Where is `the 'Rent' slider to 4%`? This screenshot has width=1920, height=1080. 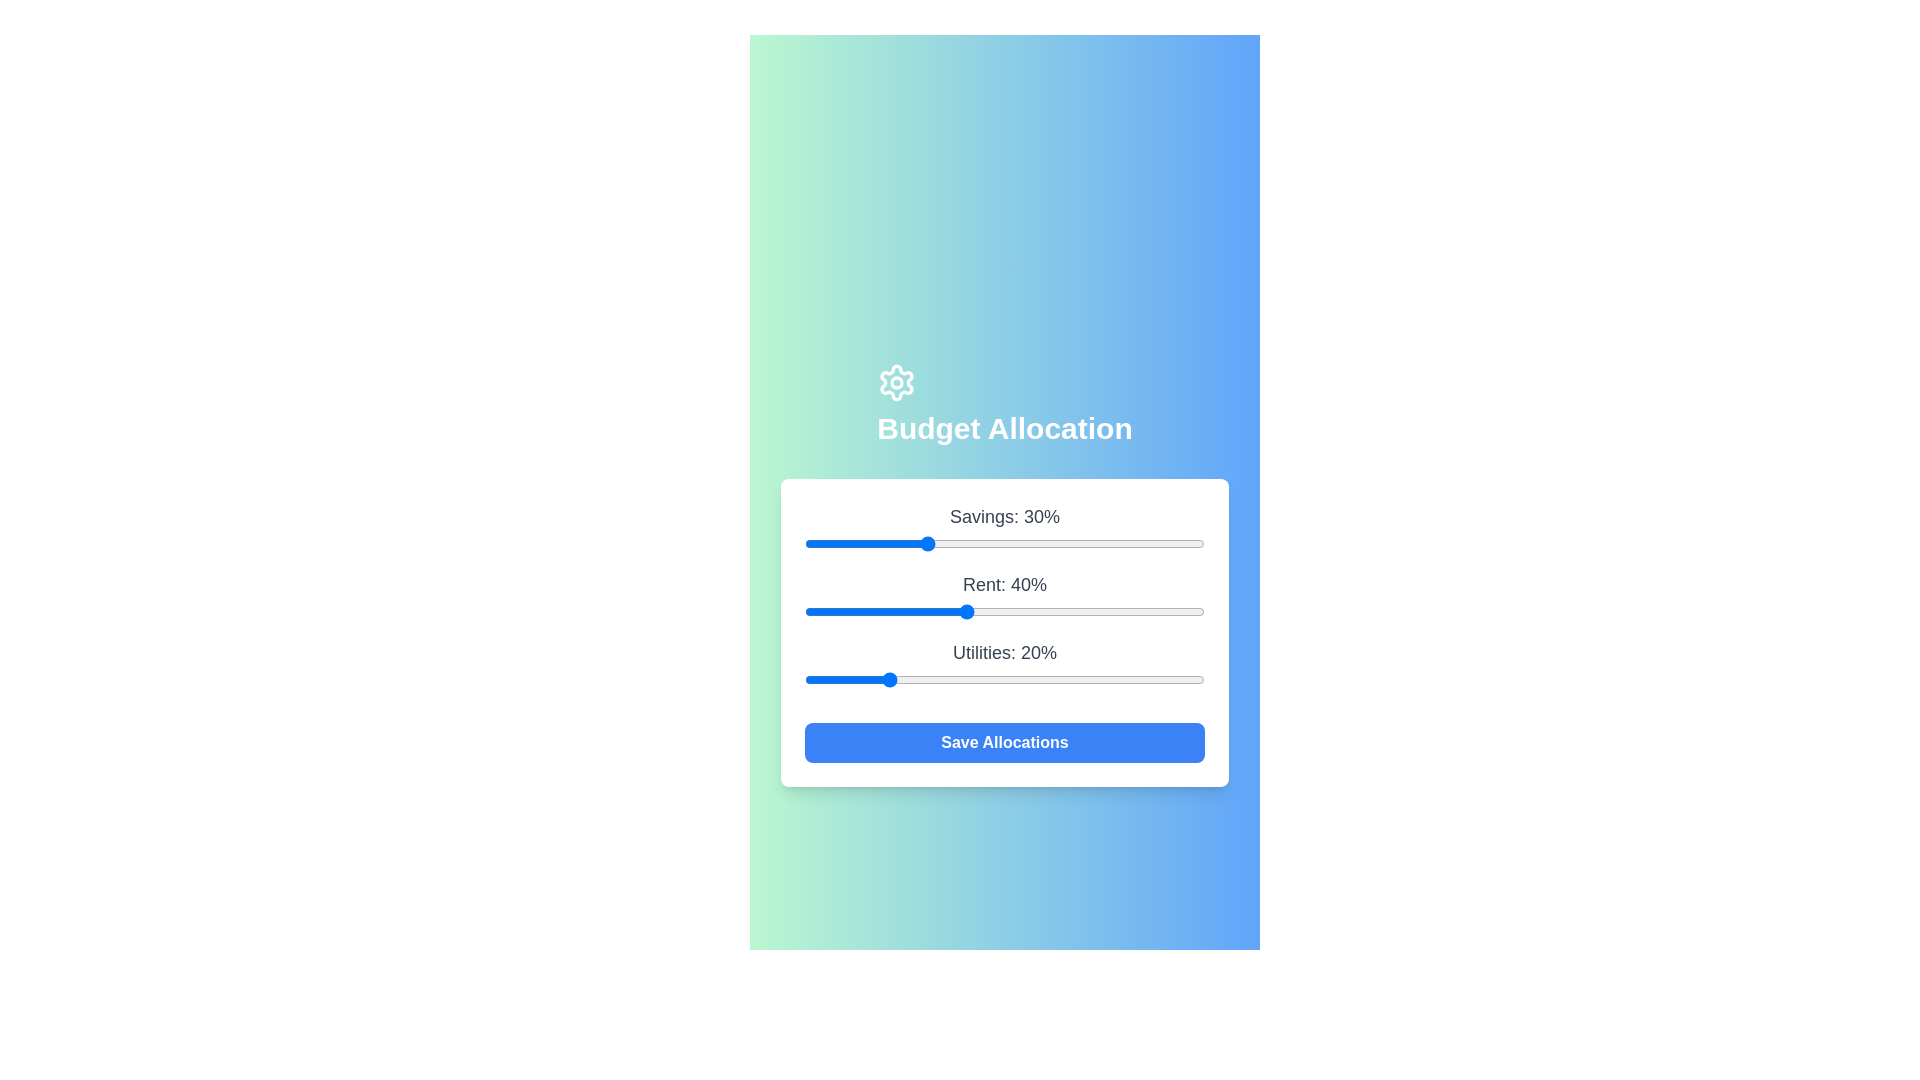
the 'Rent' slider to 4% is located at coordinates (820, 611).